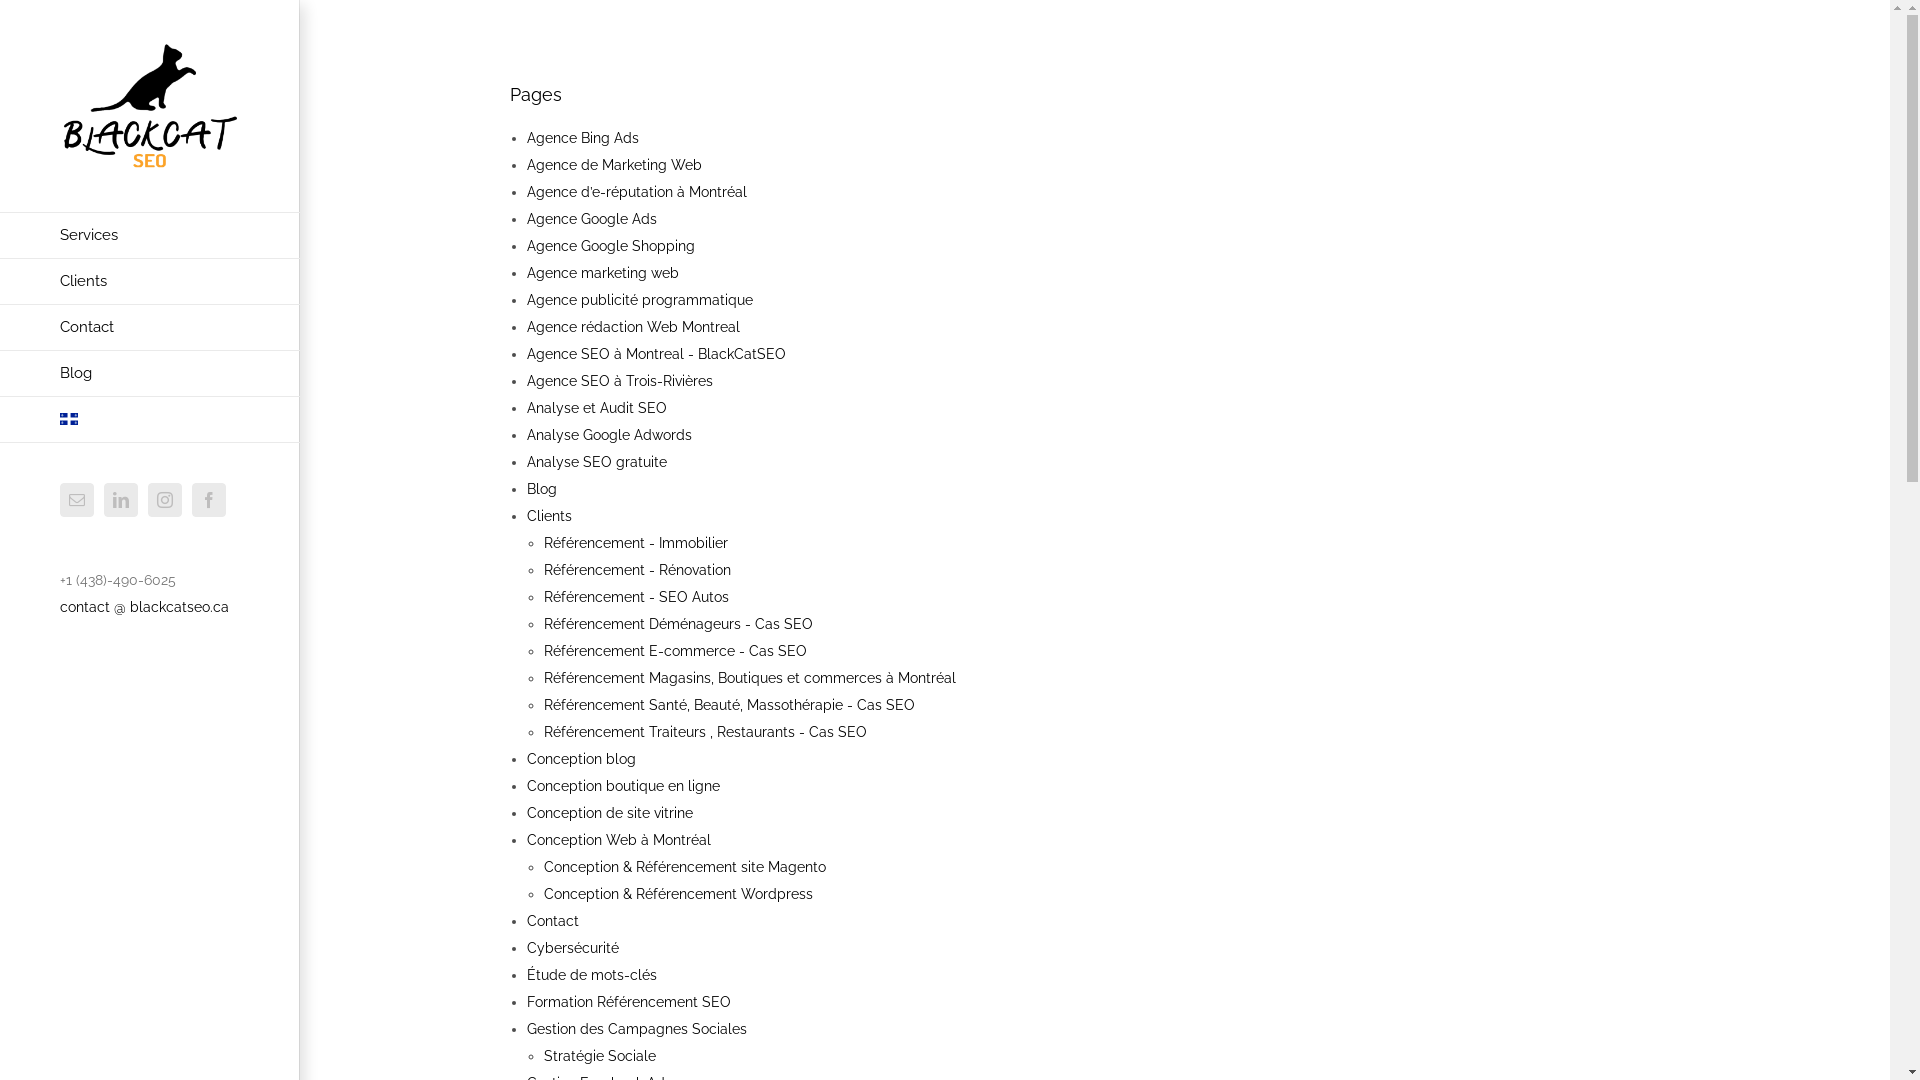 This screenshot has width=1920, height=1080. What do you see at coordinates (549, 515) in the screenshot?
I see `'Clients'` at bounding box center [549, 515].